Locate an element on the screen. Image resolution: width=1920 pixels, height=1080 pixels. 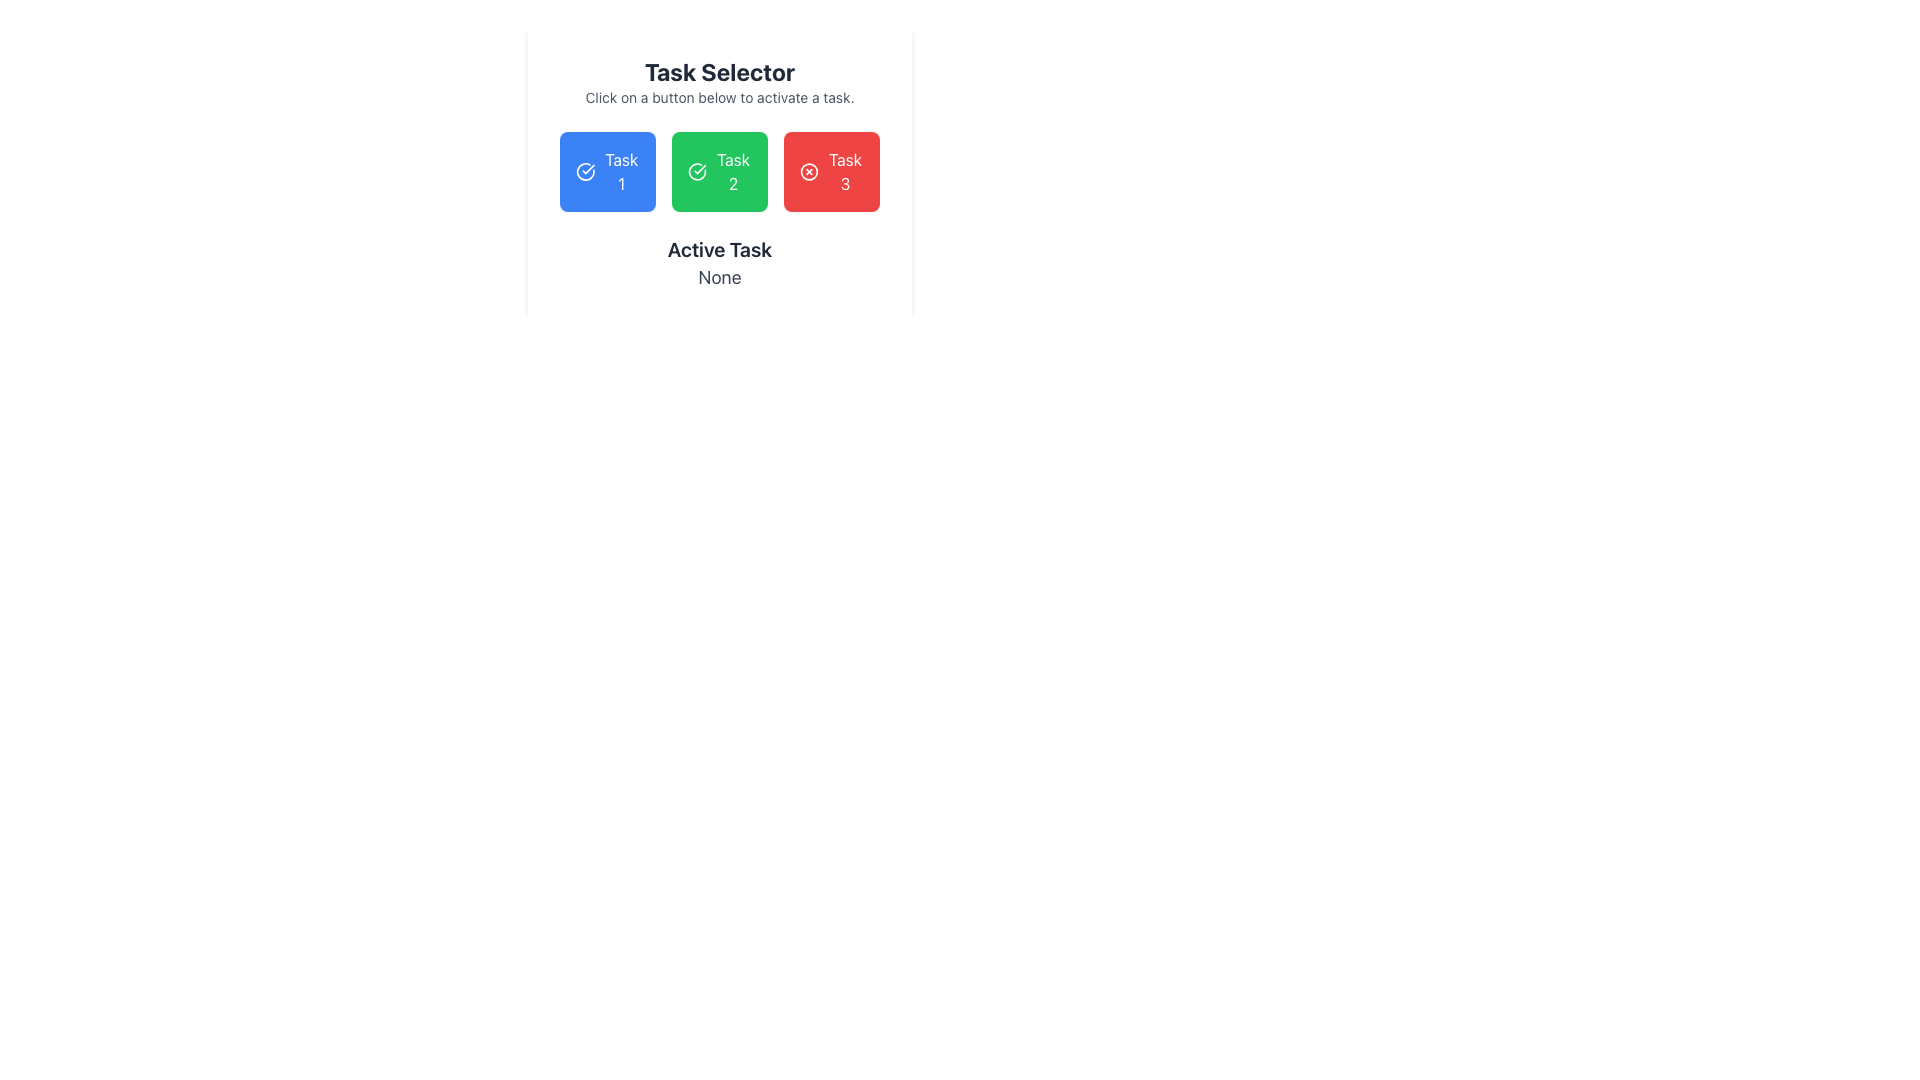
the green button labeled 'Task 2' with a check-mark icon is located at coordinates (720, 171).